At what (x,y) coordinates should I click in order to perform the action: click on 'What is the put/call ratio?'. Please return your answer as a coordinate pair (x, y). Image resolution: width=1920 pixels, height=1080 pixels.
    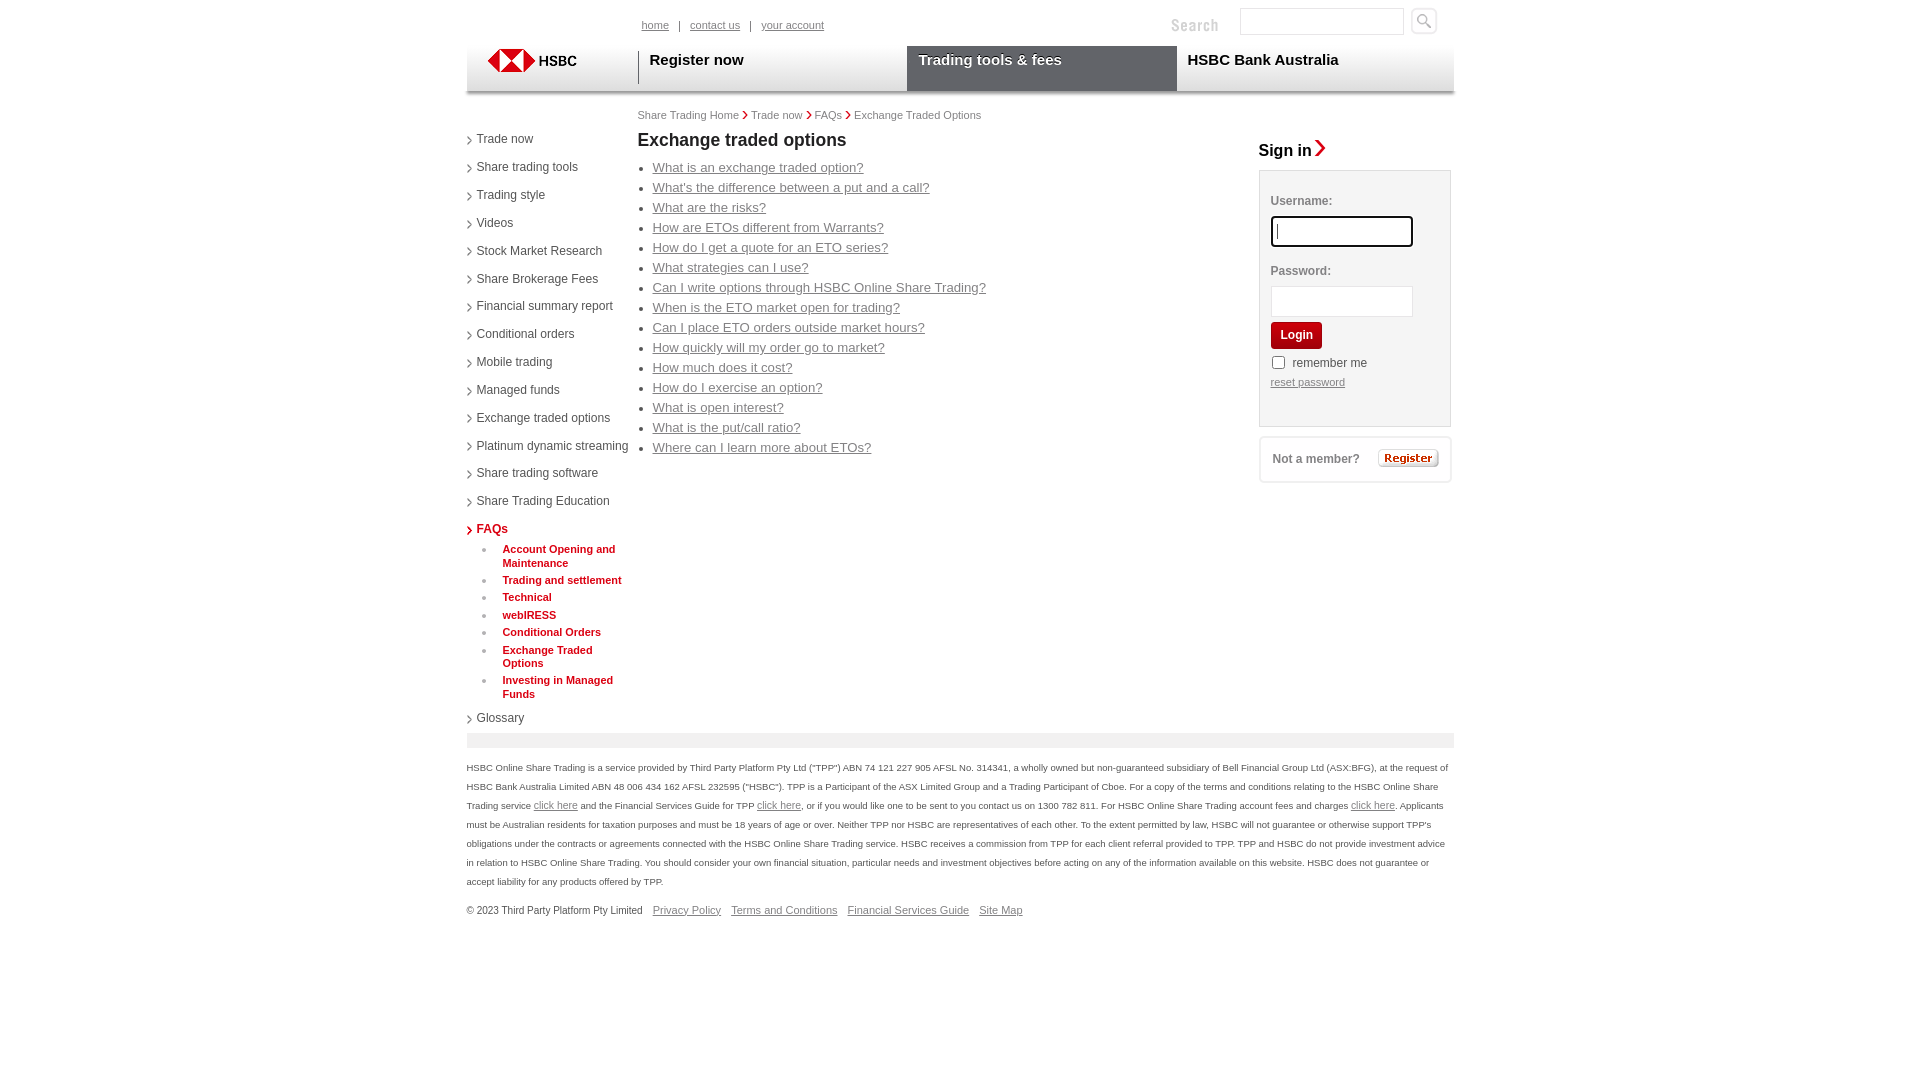
    Looking at the image, I should click on (724, 426).